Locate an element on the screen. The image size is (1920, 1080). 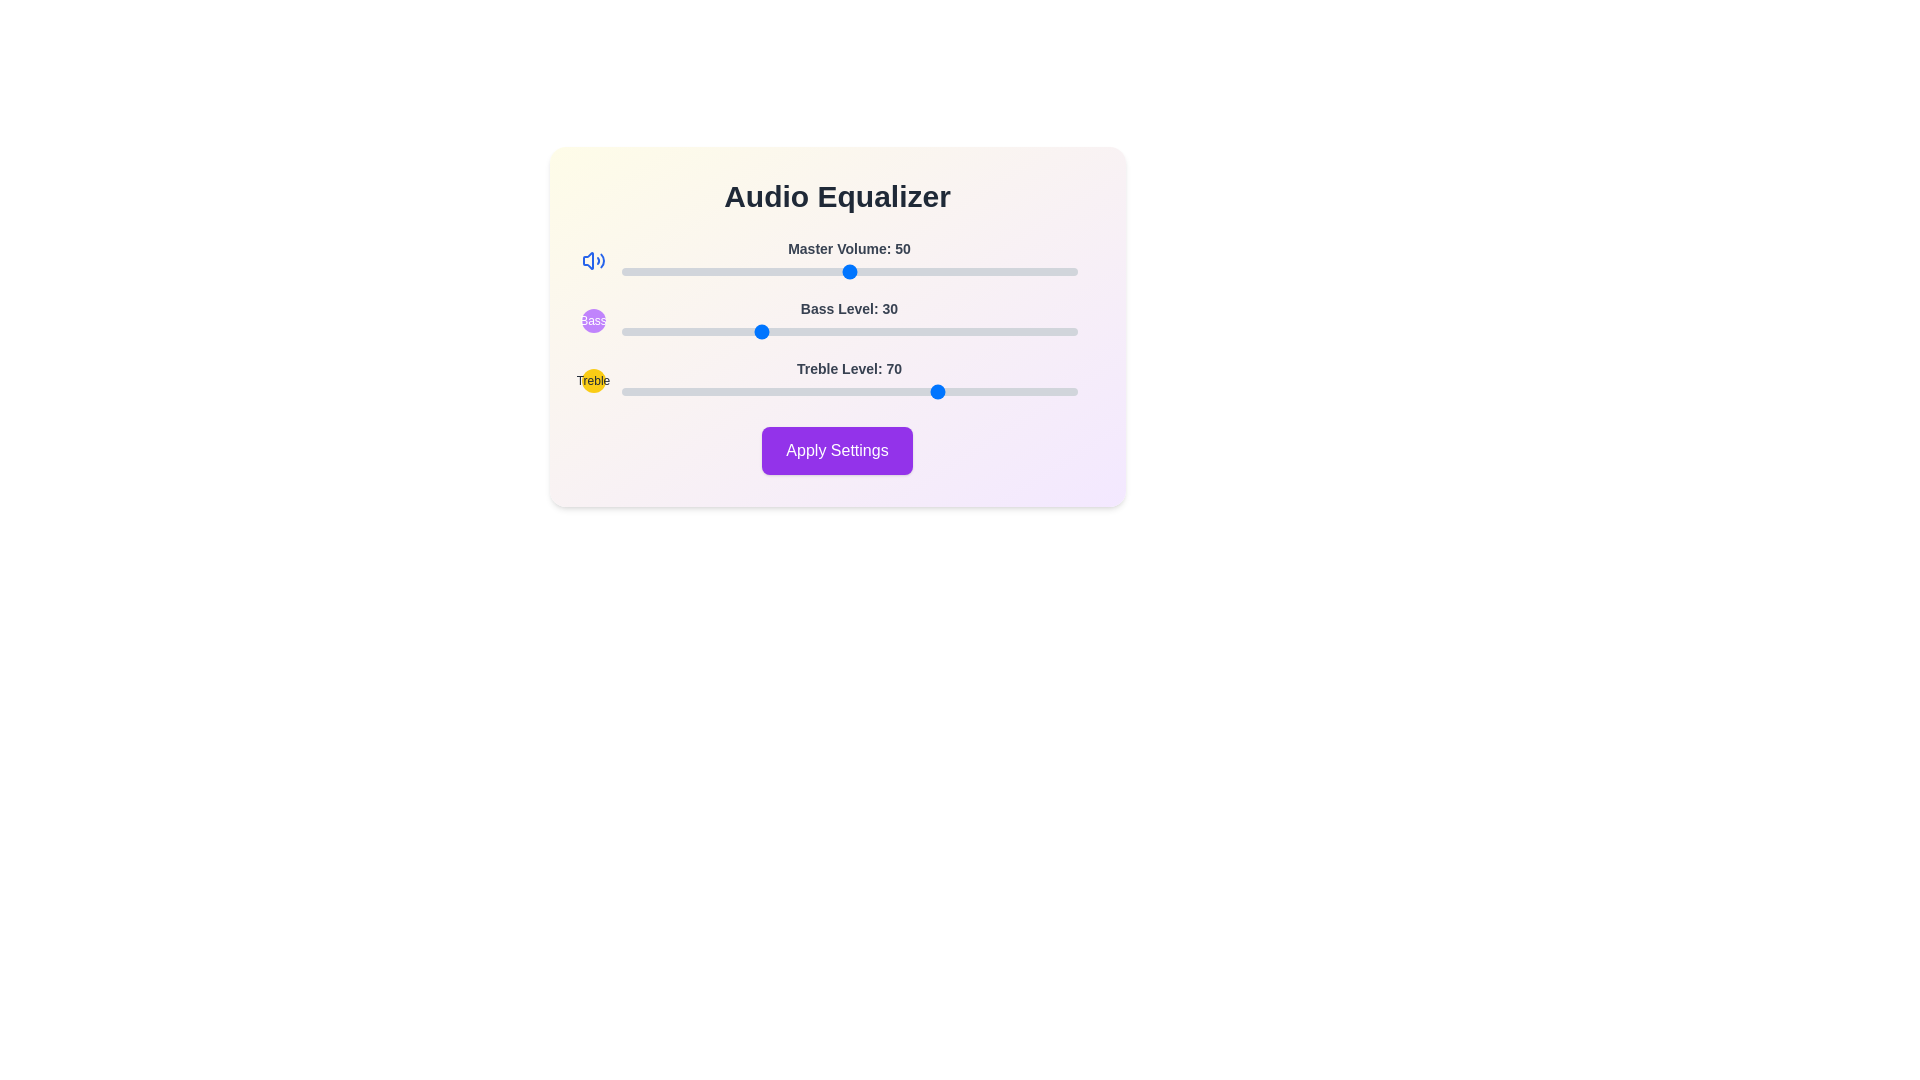
the horizontal slider located below the text 'Master Volume: 50' is located at coordinates (849, 272).